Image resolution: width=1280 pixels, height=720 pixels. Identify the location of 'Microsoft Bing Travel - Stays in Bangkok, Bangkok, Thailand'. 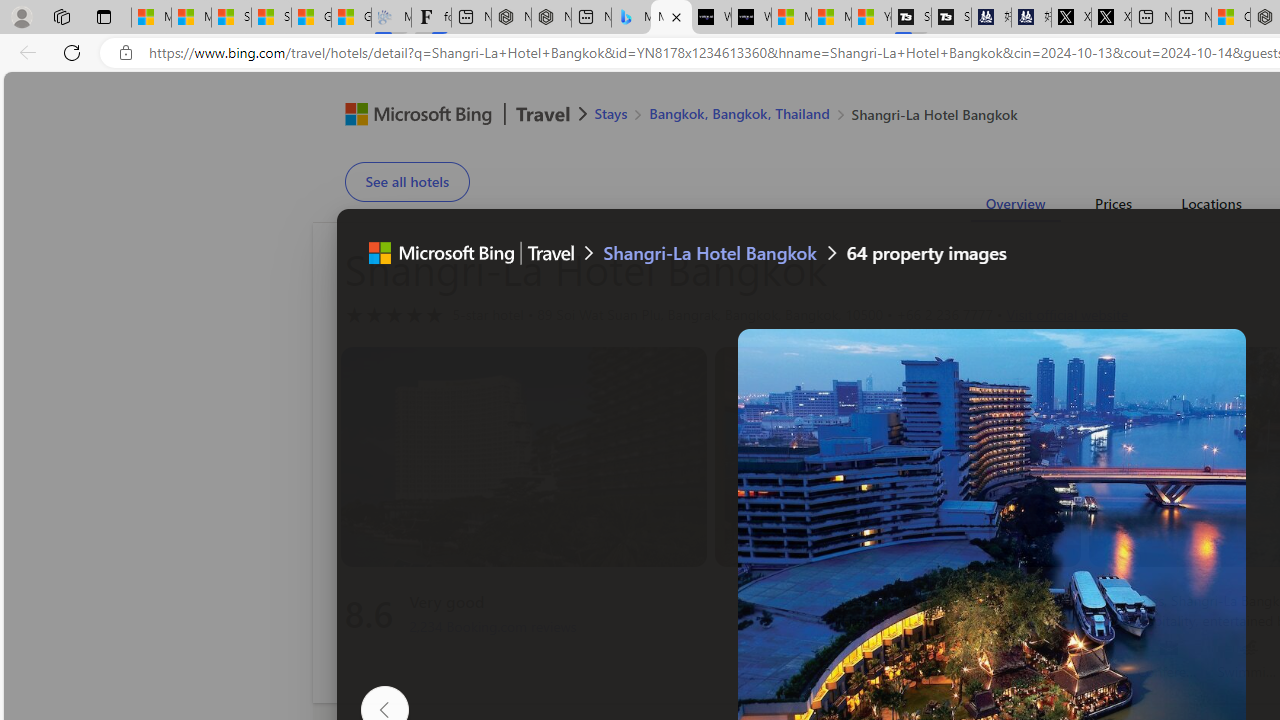
(630, 17).